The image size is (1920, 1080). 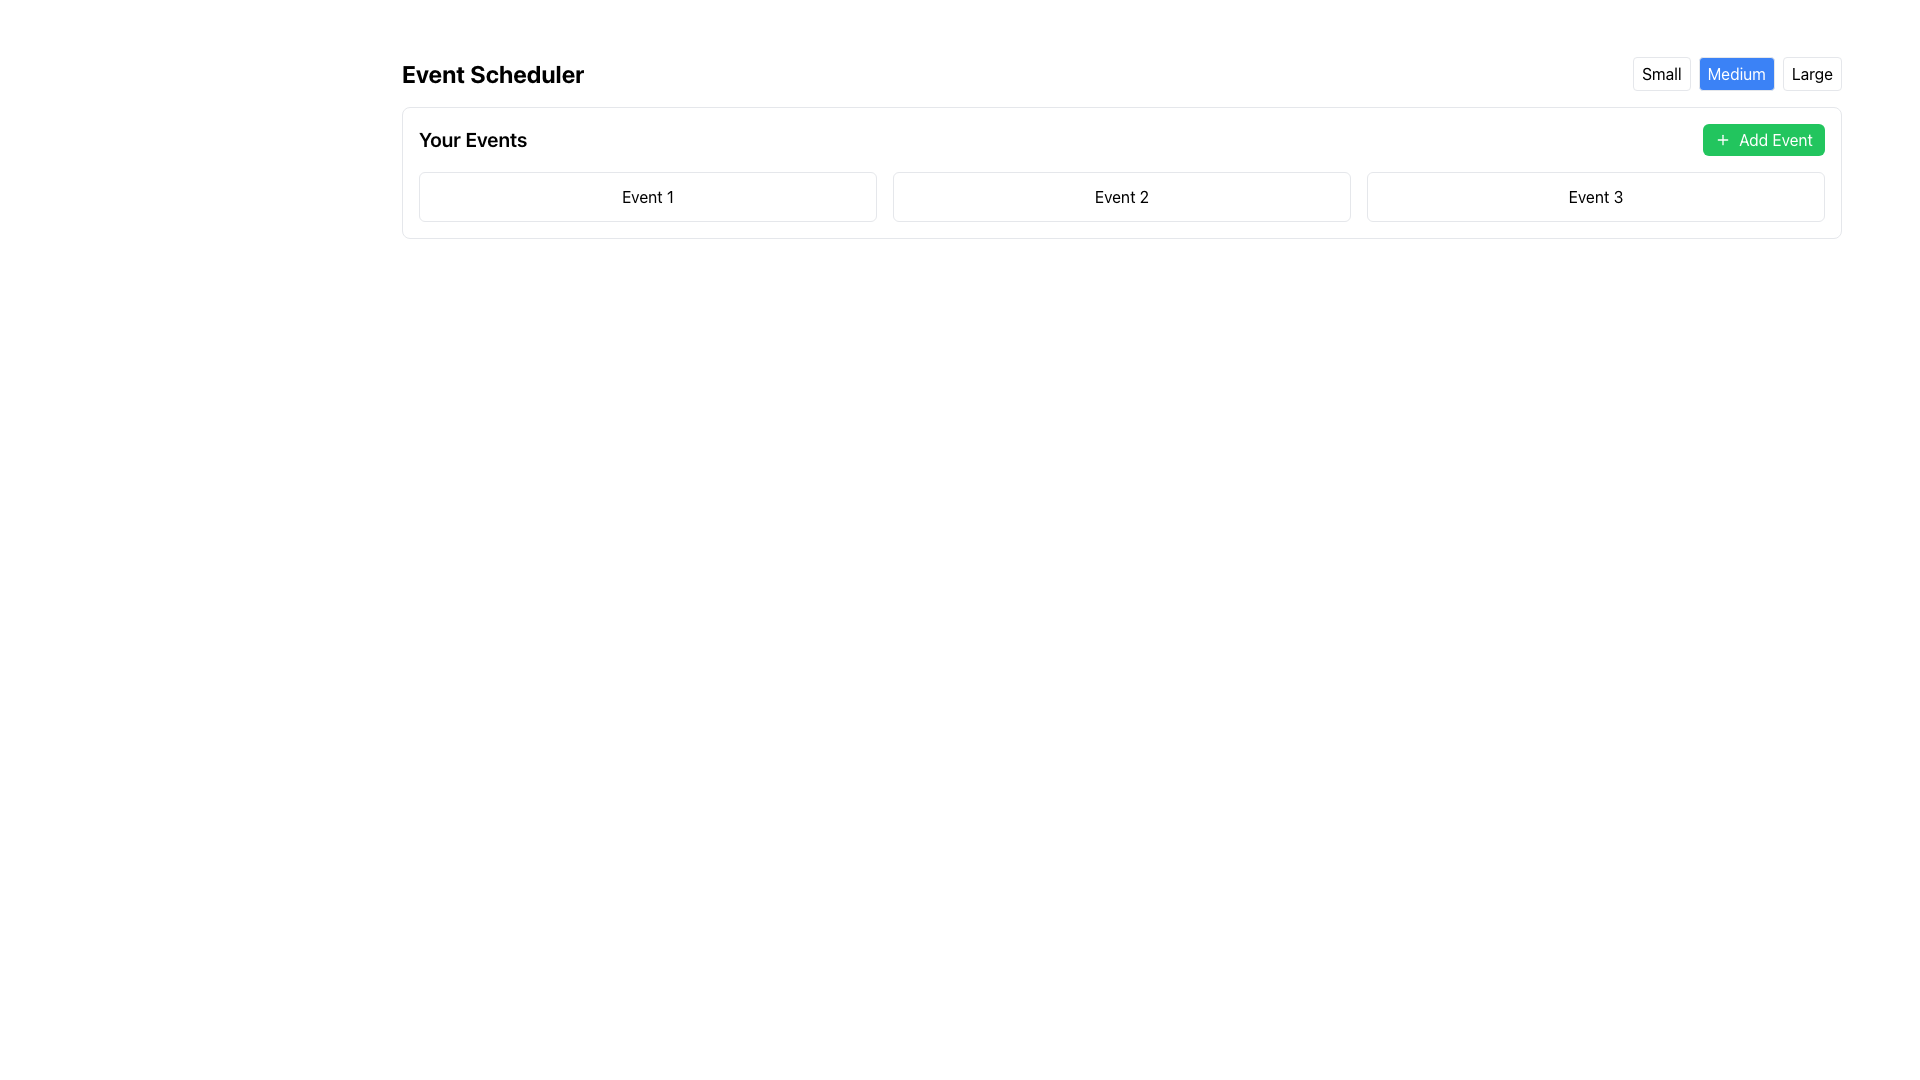 What do you see at coordinates (1735, 72) in the screenshot?
I see `the rectangular button with a blue background and white text labeled 'Medium'` at bounding box center [1735, 72].